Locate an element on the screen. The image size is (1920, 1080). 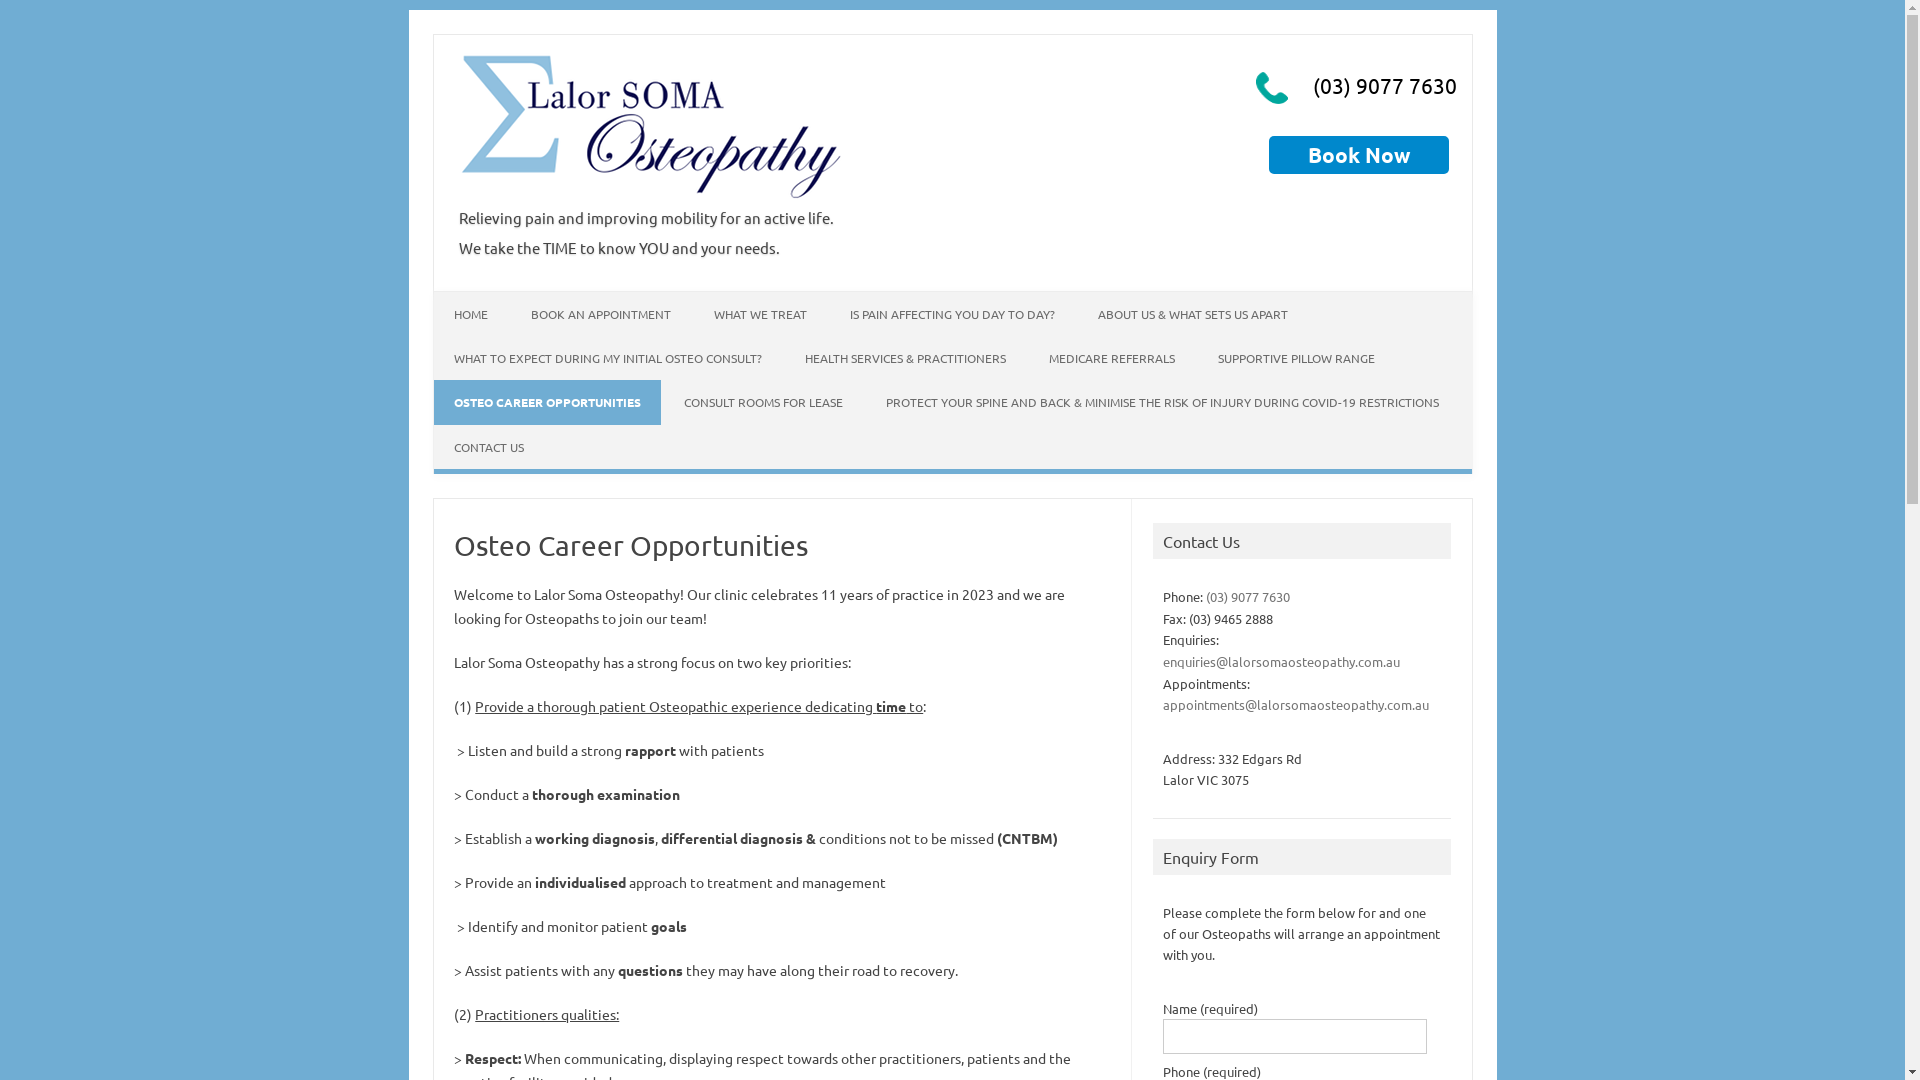
'WHAT TO EXPECT DURING MY INITIAL OSTEO CONSULT?' is located at coordinates (607, 357).